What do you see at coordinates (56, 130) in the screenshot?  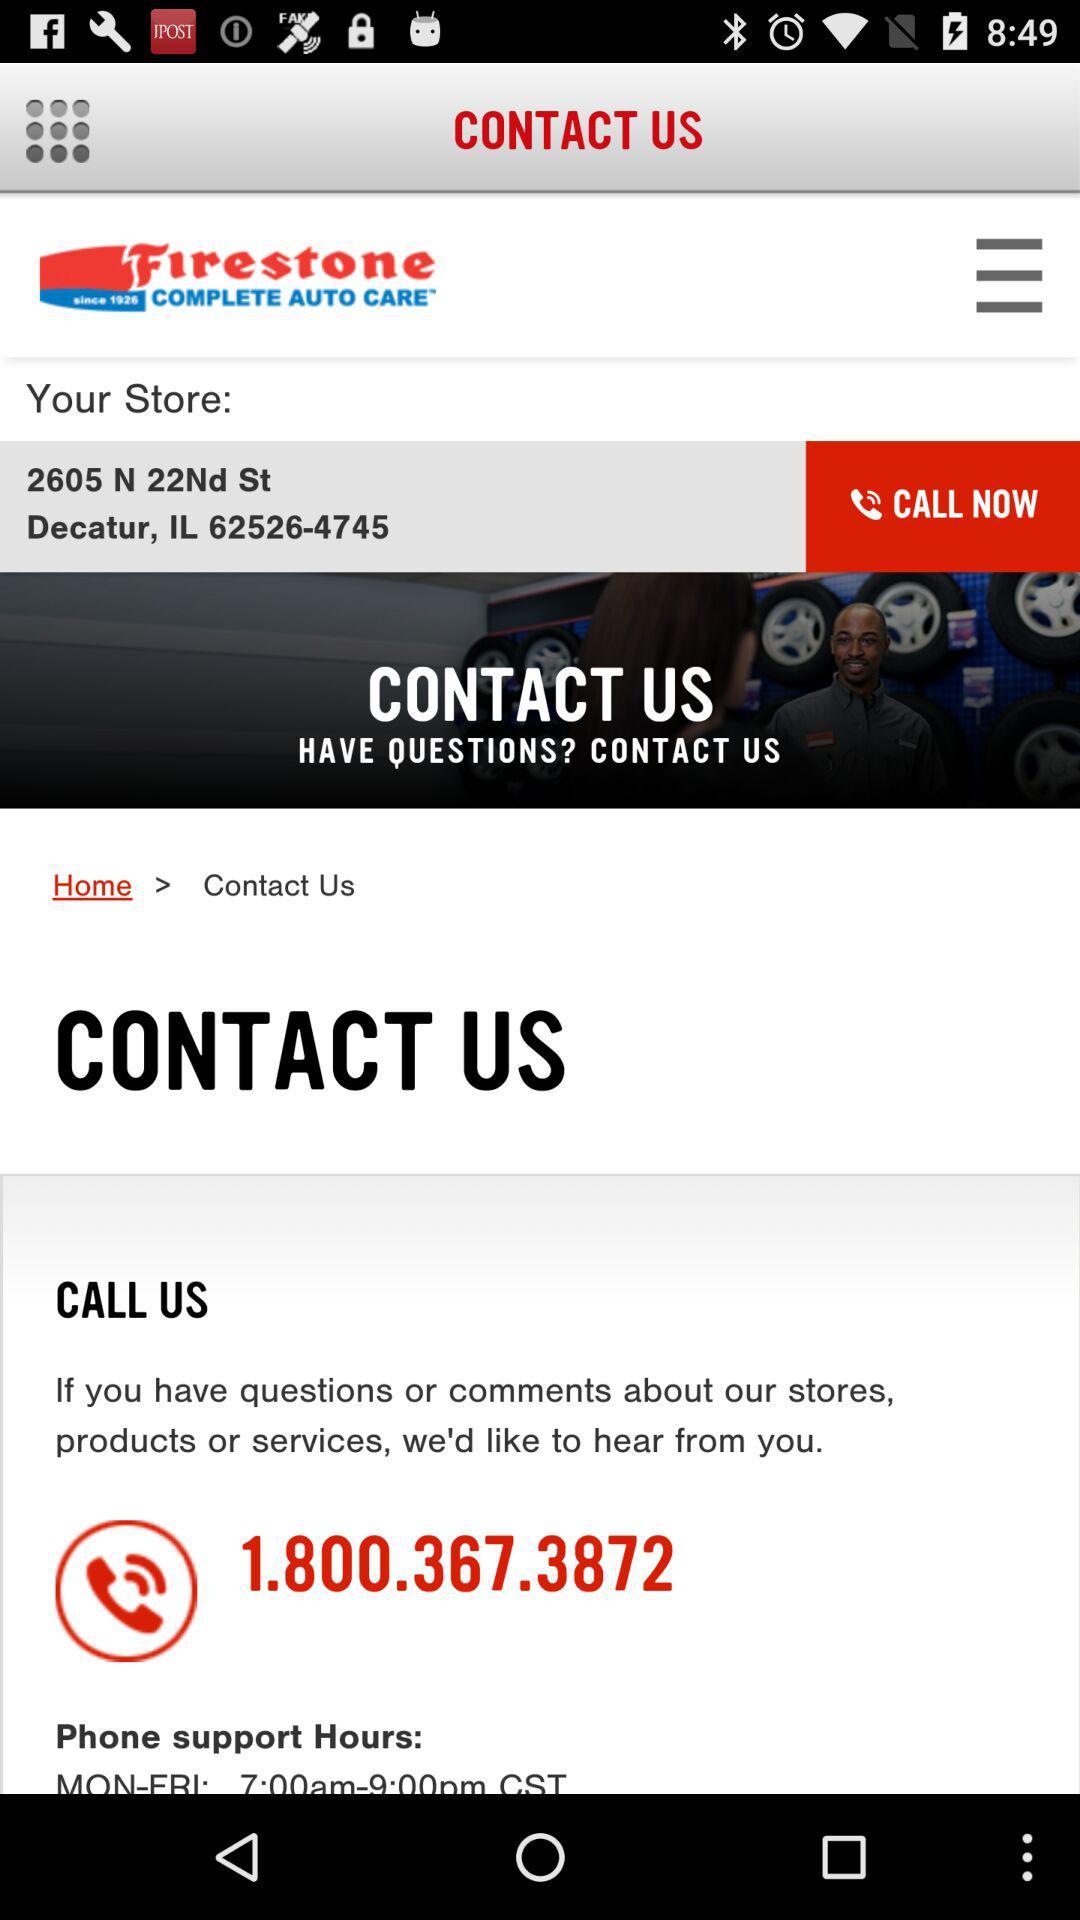 I see `menu` at bounding box center [56, 130].